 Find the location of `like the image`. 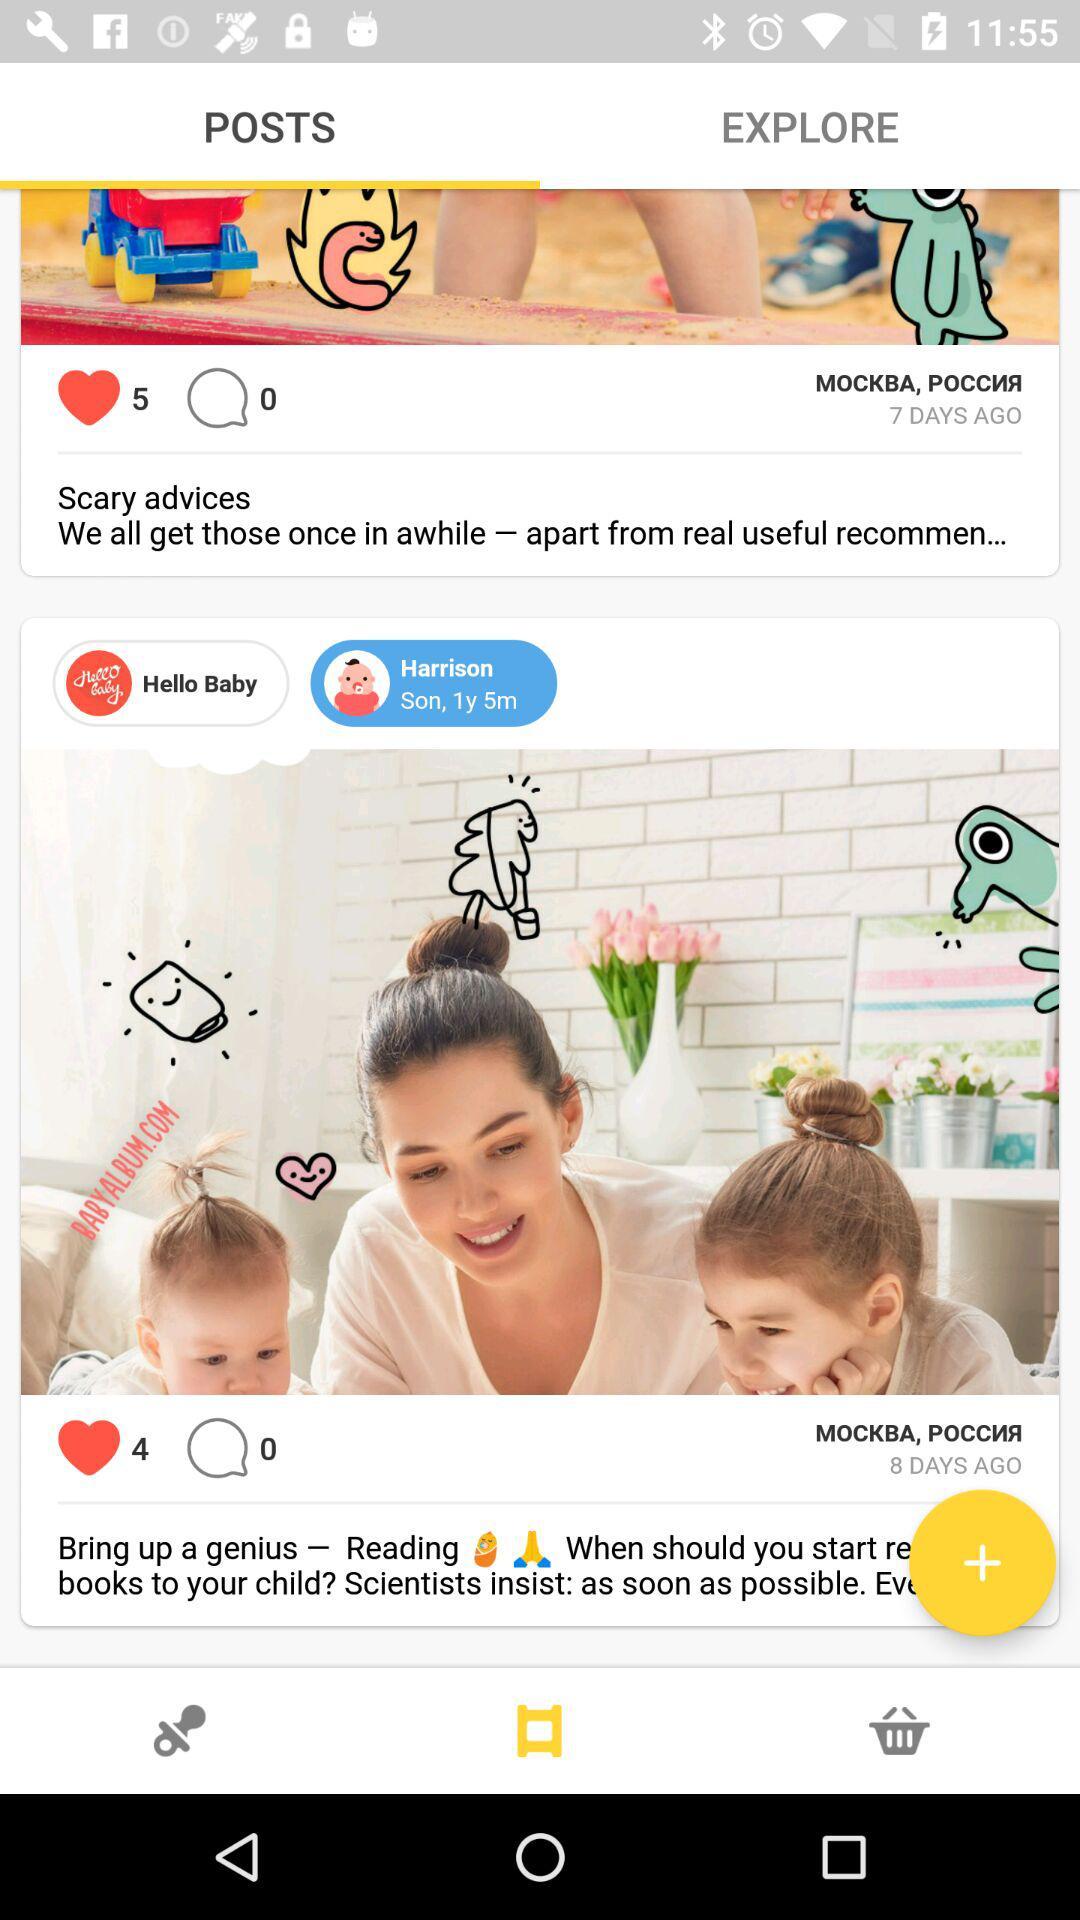

like the image is located at coordinates (88, 1448).